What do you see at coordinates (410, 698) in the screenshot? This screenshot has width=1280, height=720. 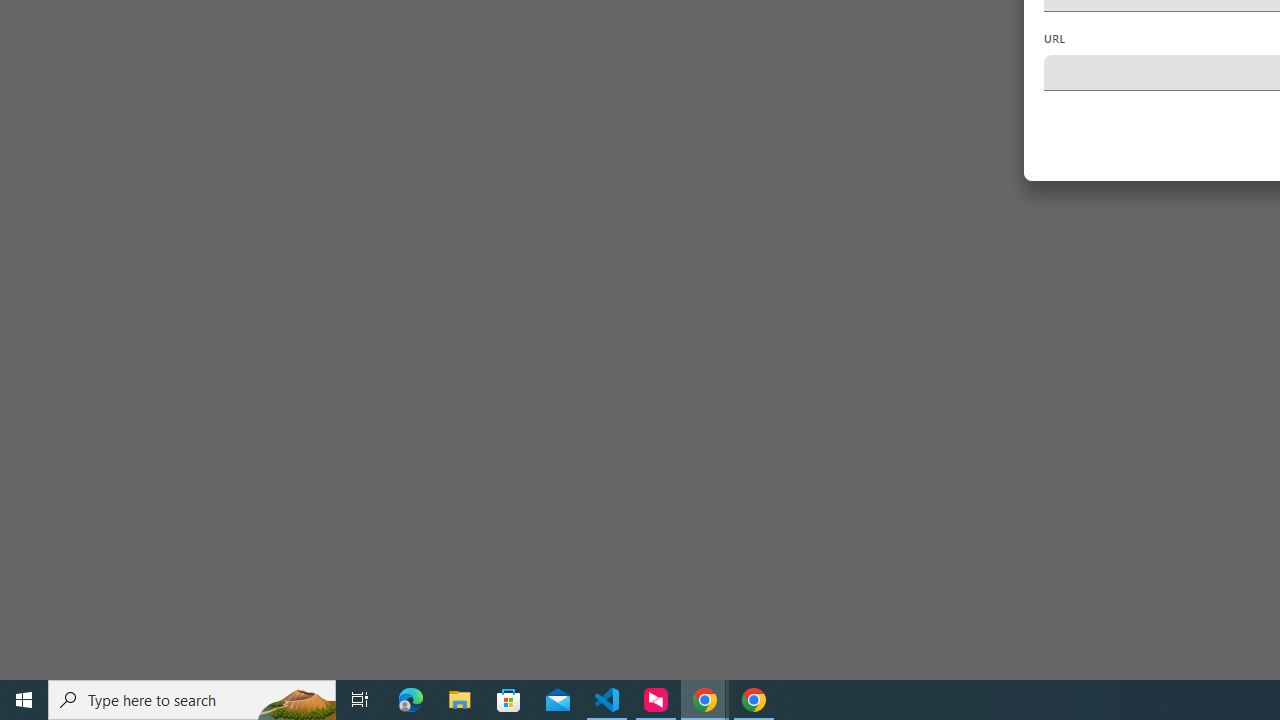 I see `'Microsoft Edge'` at bounding box center [410, 698].